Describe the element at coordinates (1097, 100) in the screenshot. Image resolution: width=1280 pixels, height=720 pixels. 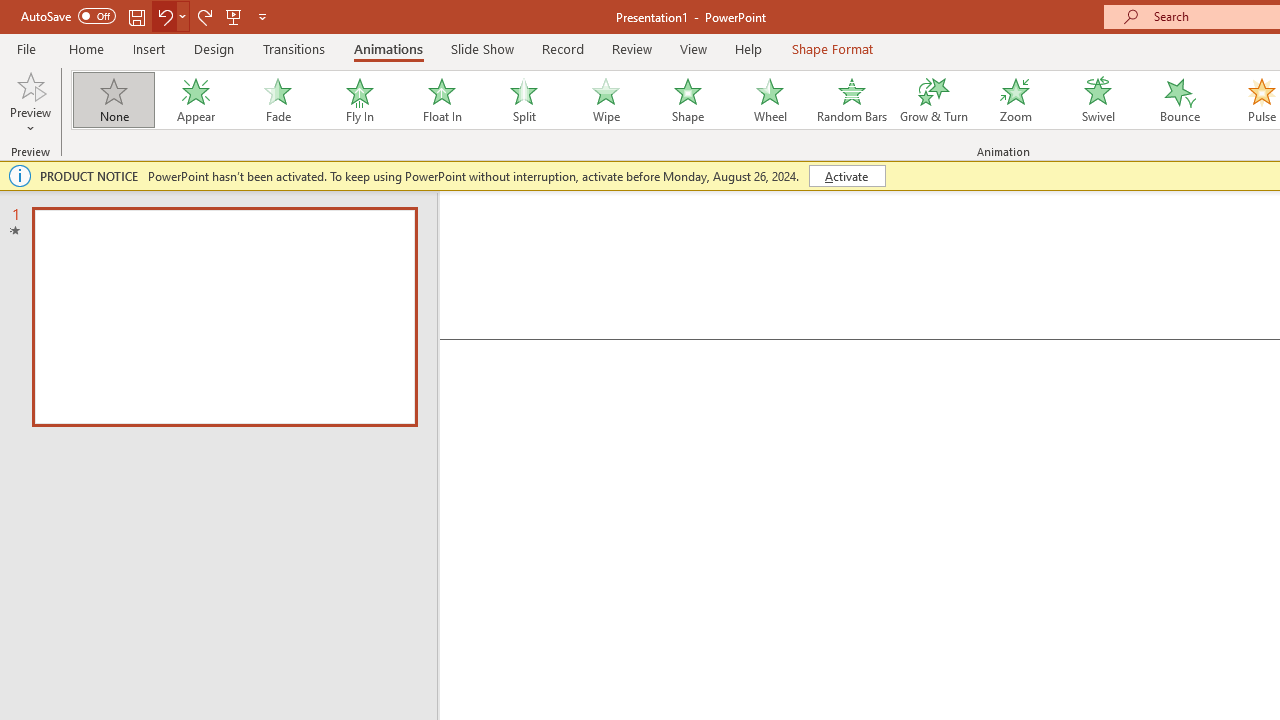
I see `'Swivel'` at that location.